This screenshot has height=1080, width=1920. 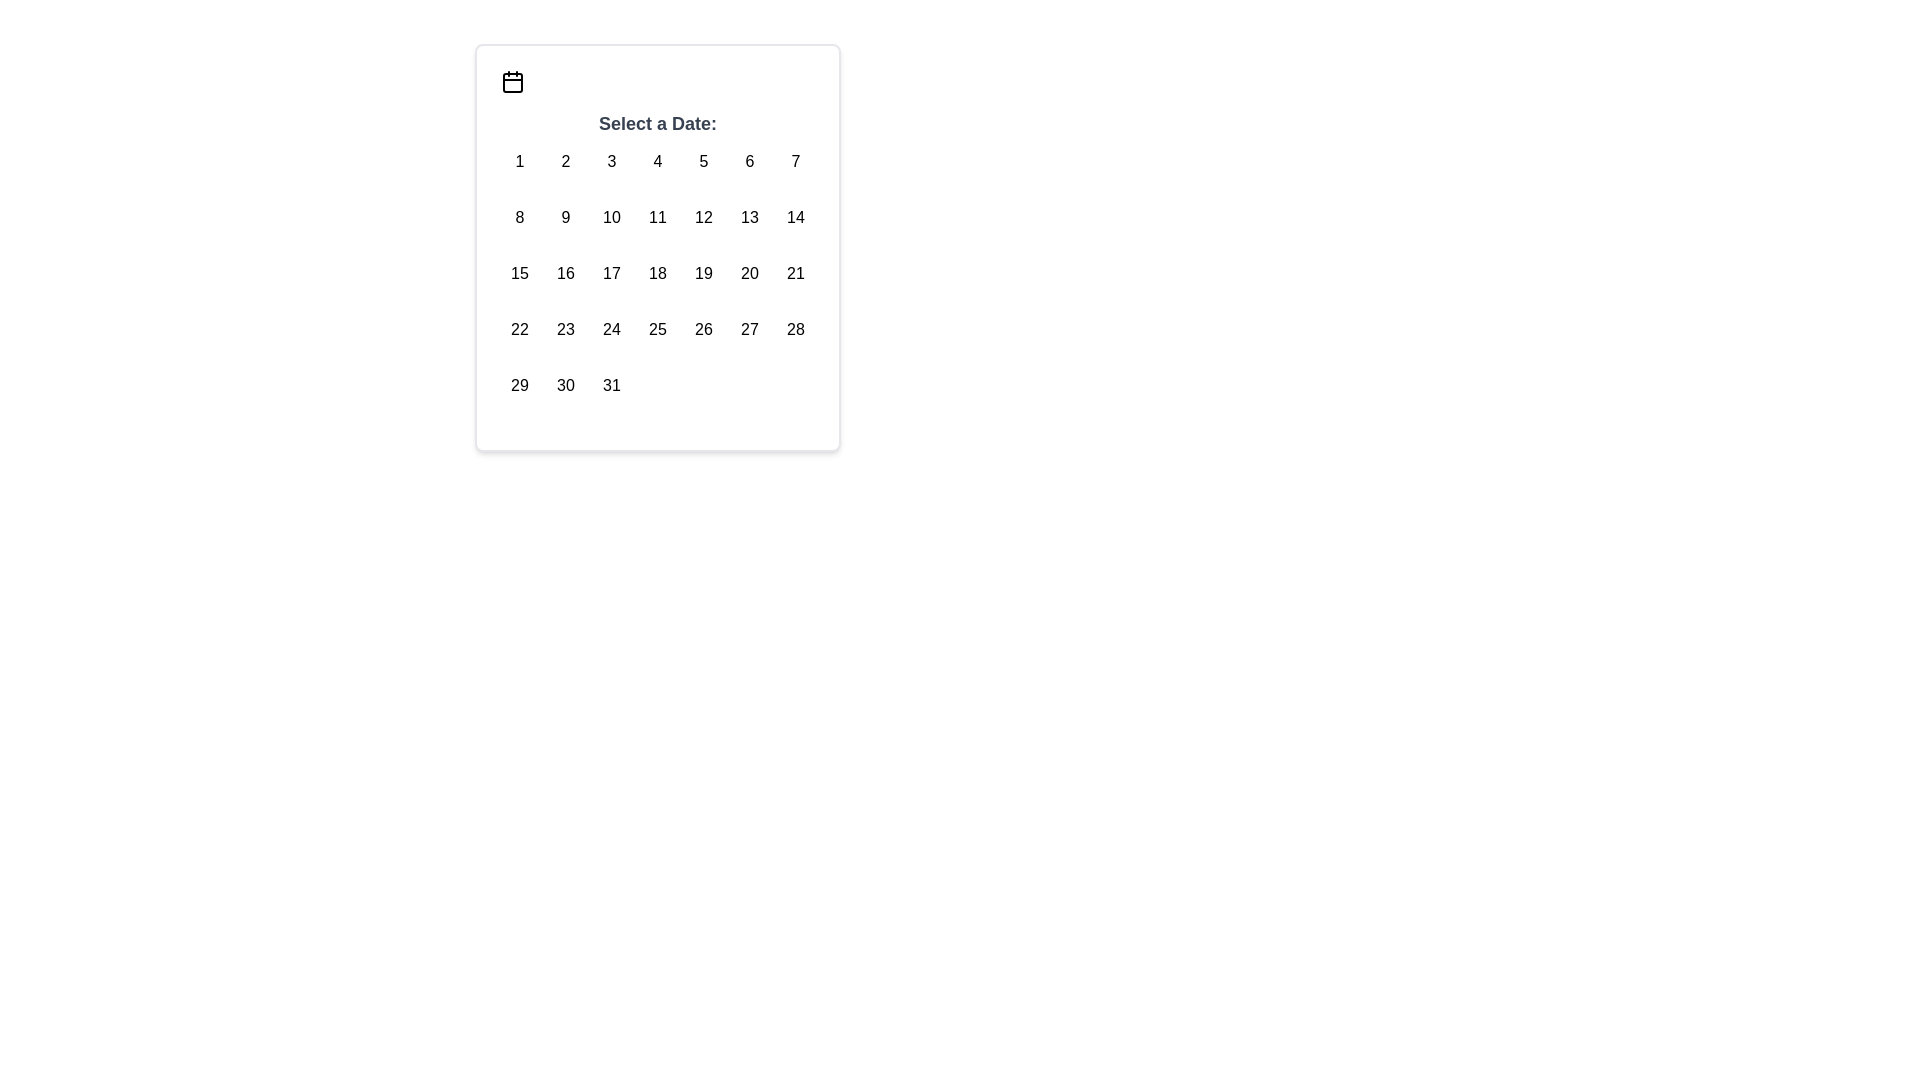 What do you see at coordinates (565, 218) in the screenshot?
I see `the circular button labeled '9' in the calendar component` at bounding box center [565, 218].